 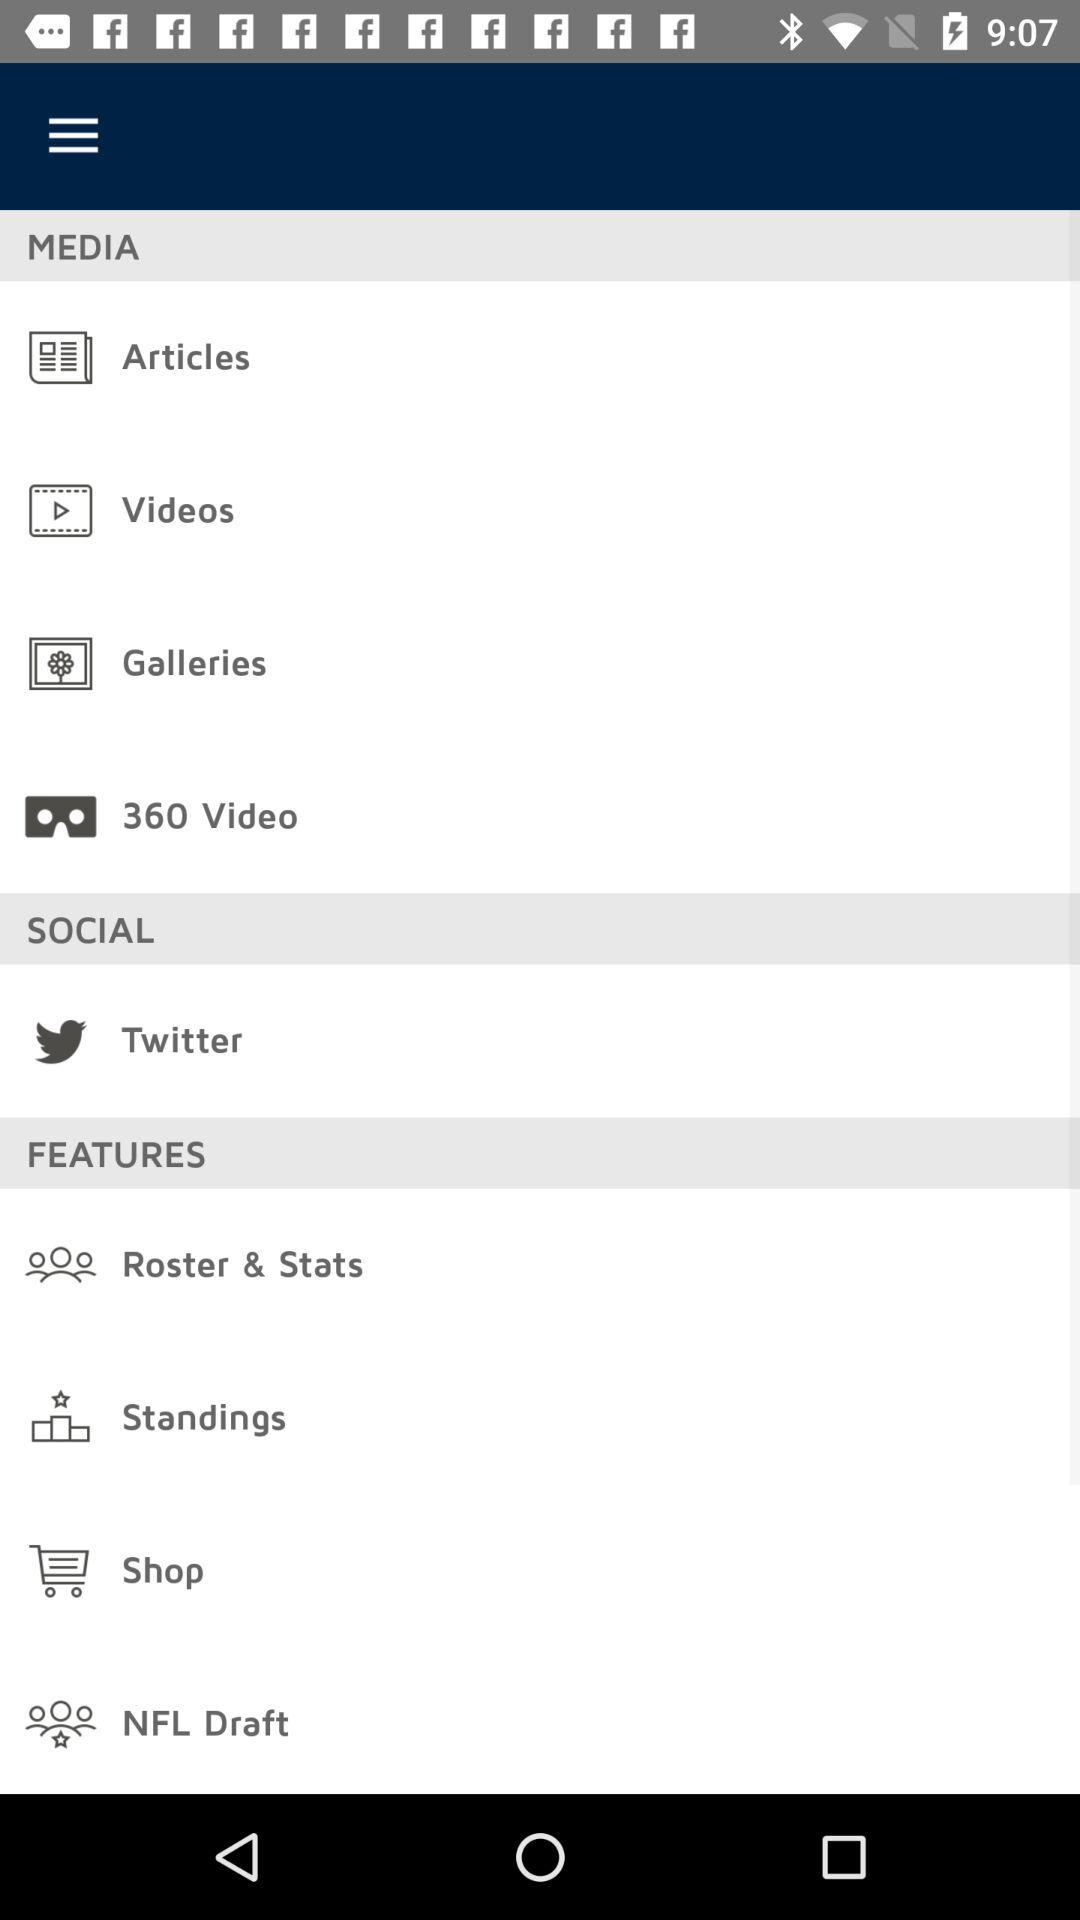 I want to click on the icon left to roster  stats, so click(x=60, y=1264).